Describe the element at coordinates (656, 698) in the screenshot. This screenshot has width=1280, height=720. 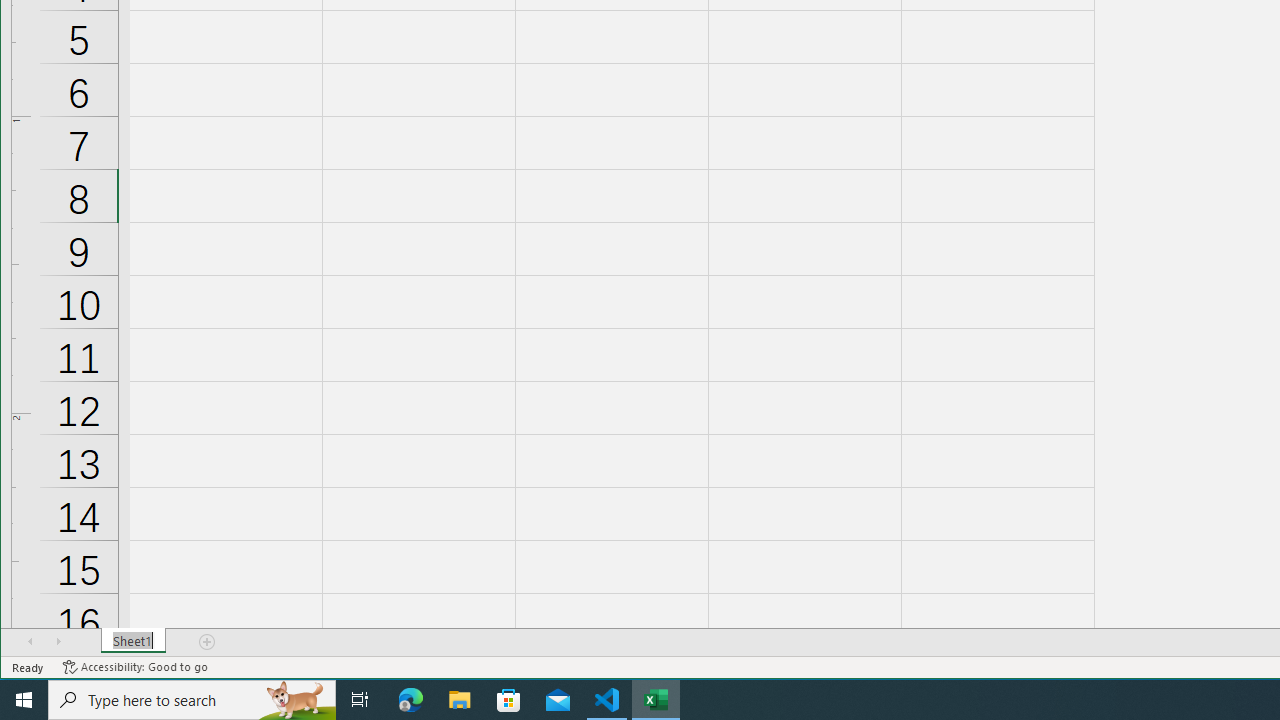
I see `'Excel - 1 running window'` at that location.